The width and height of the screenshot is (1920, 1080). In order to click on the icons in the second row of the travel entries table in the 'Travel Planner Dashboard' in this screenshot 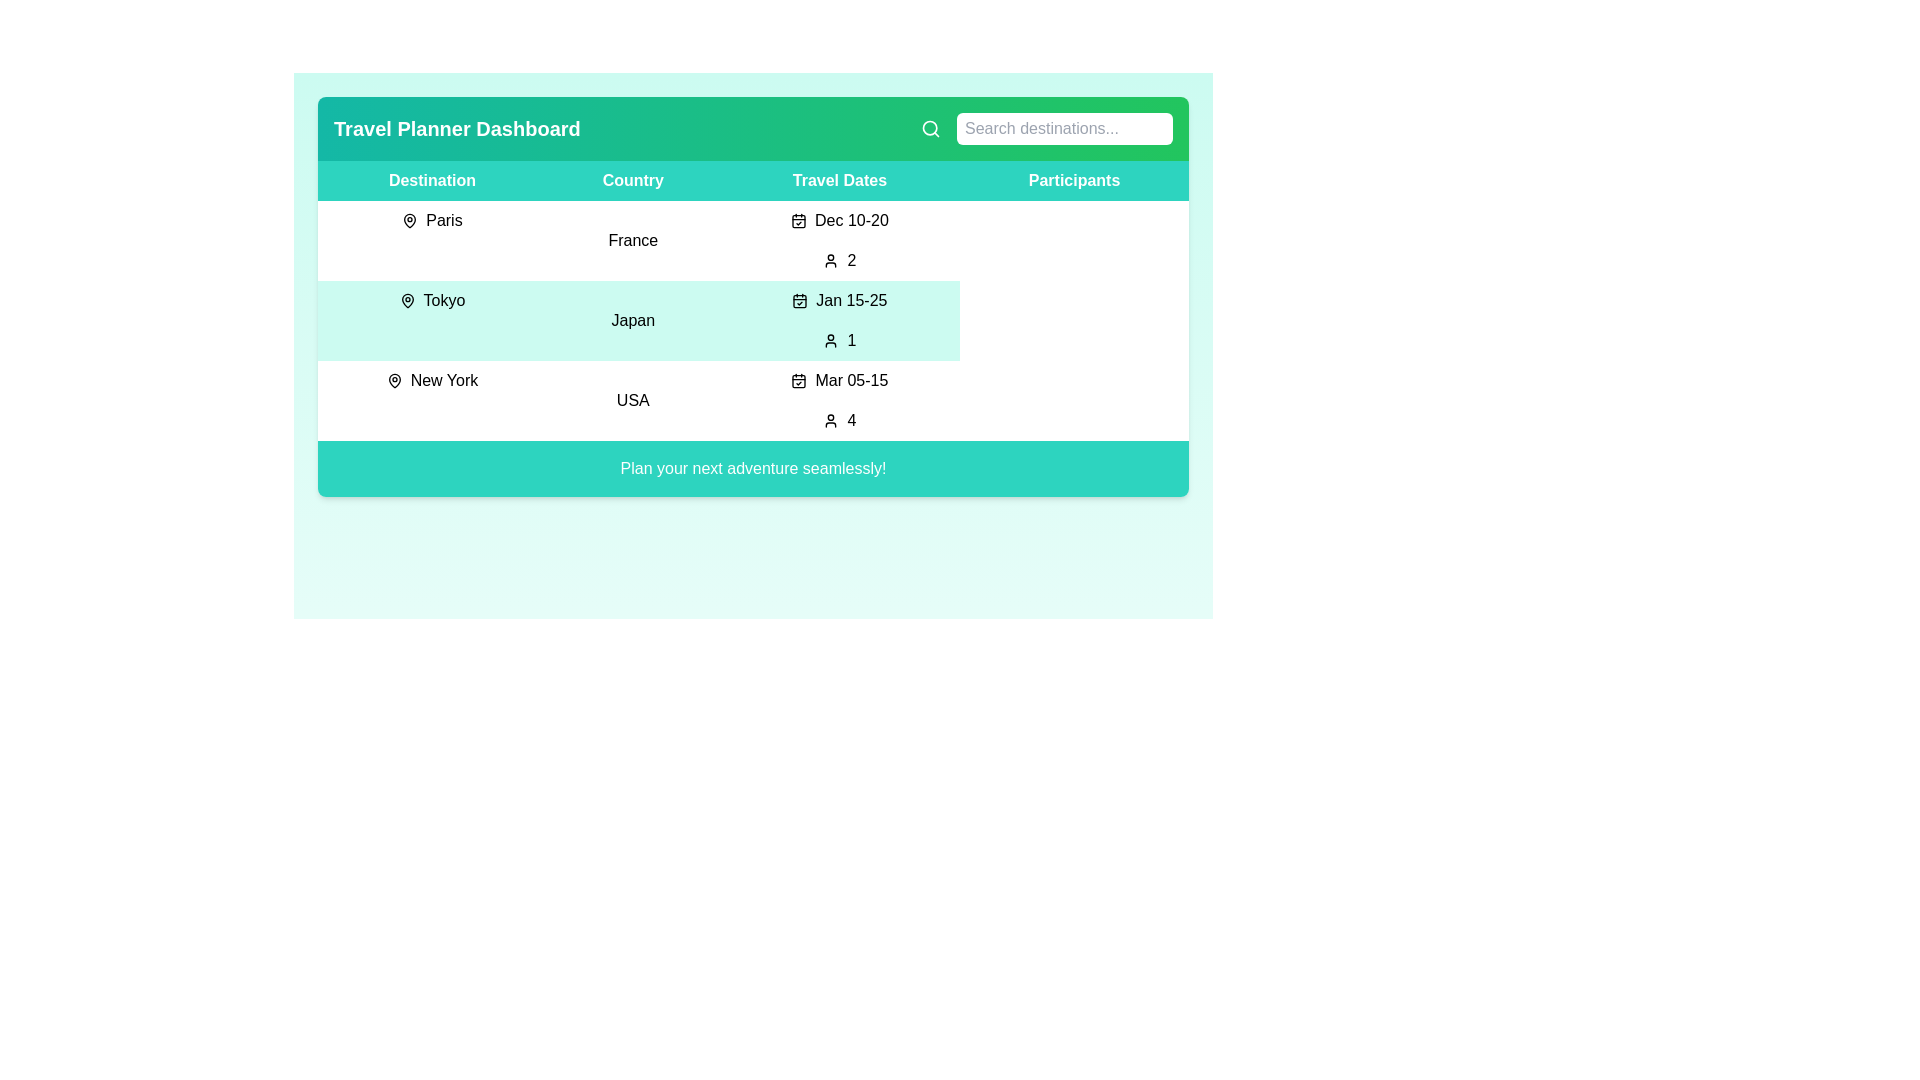, I will do `click(752, 319)`.